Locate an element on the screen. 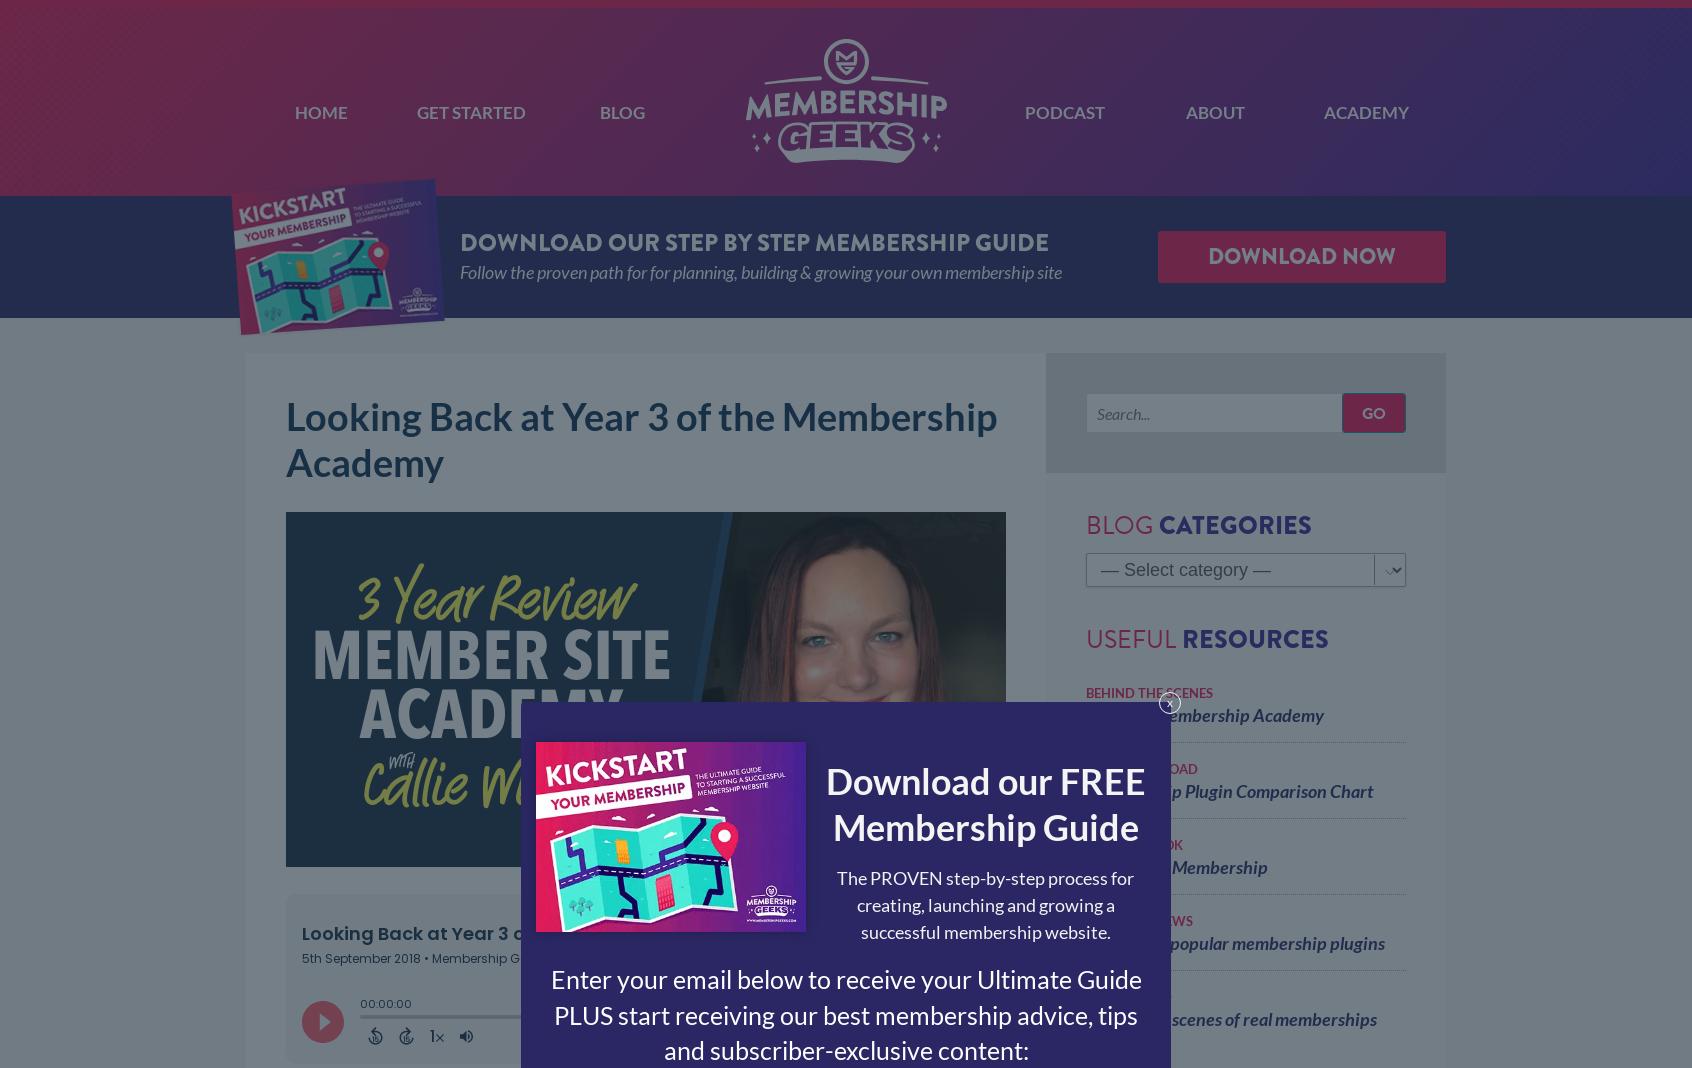 The height and width of the screenshot is (1068, 1692). 'Year 8 of Membership Academy' is located at coordinates (1205, 715).